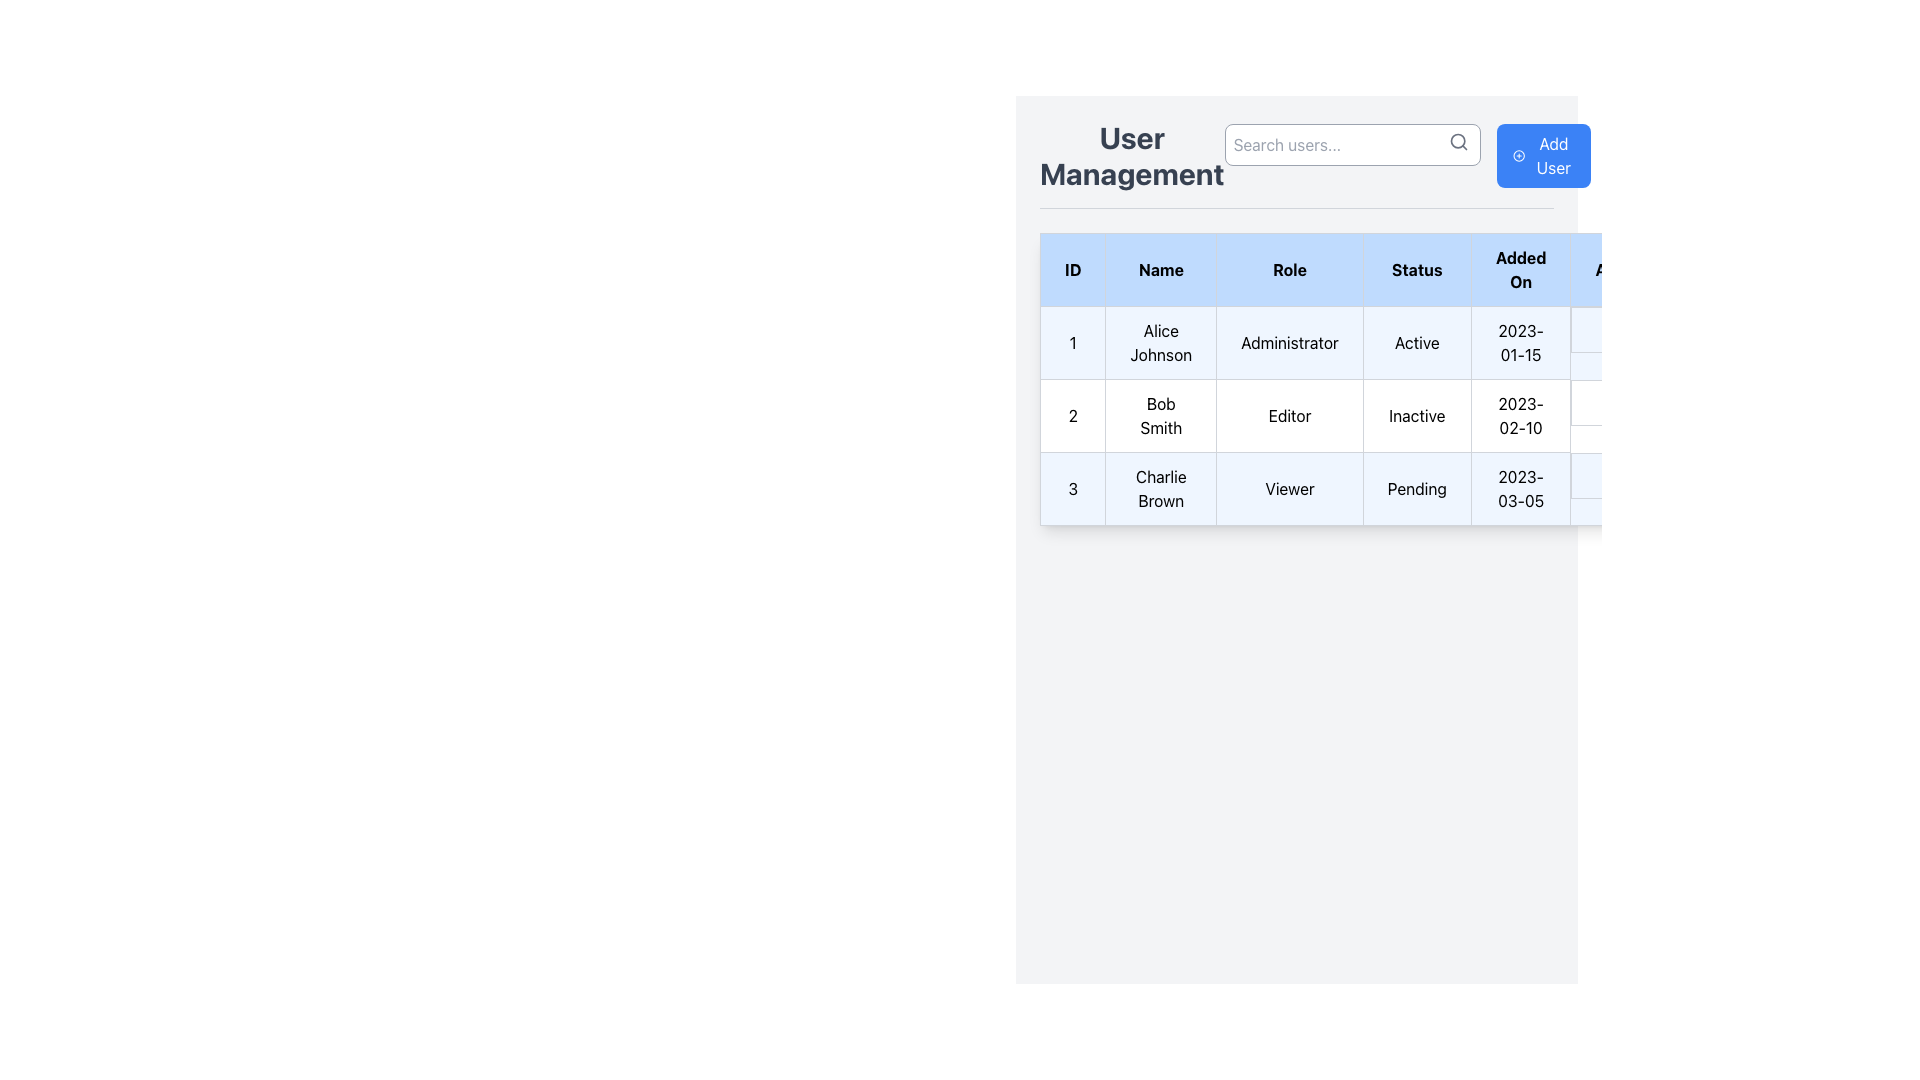 The height and width of the screenshot is (1080, 1920). What do you see at coordinates (1290, 489) in the screenshot?
I see `the read-only text label indicating the role associated with the user 'Charlie Brown', which is located in the third column of the third row of a table under the 'Role' column` at bounding box center [1290, 489].